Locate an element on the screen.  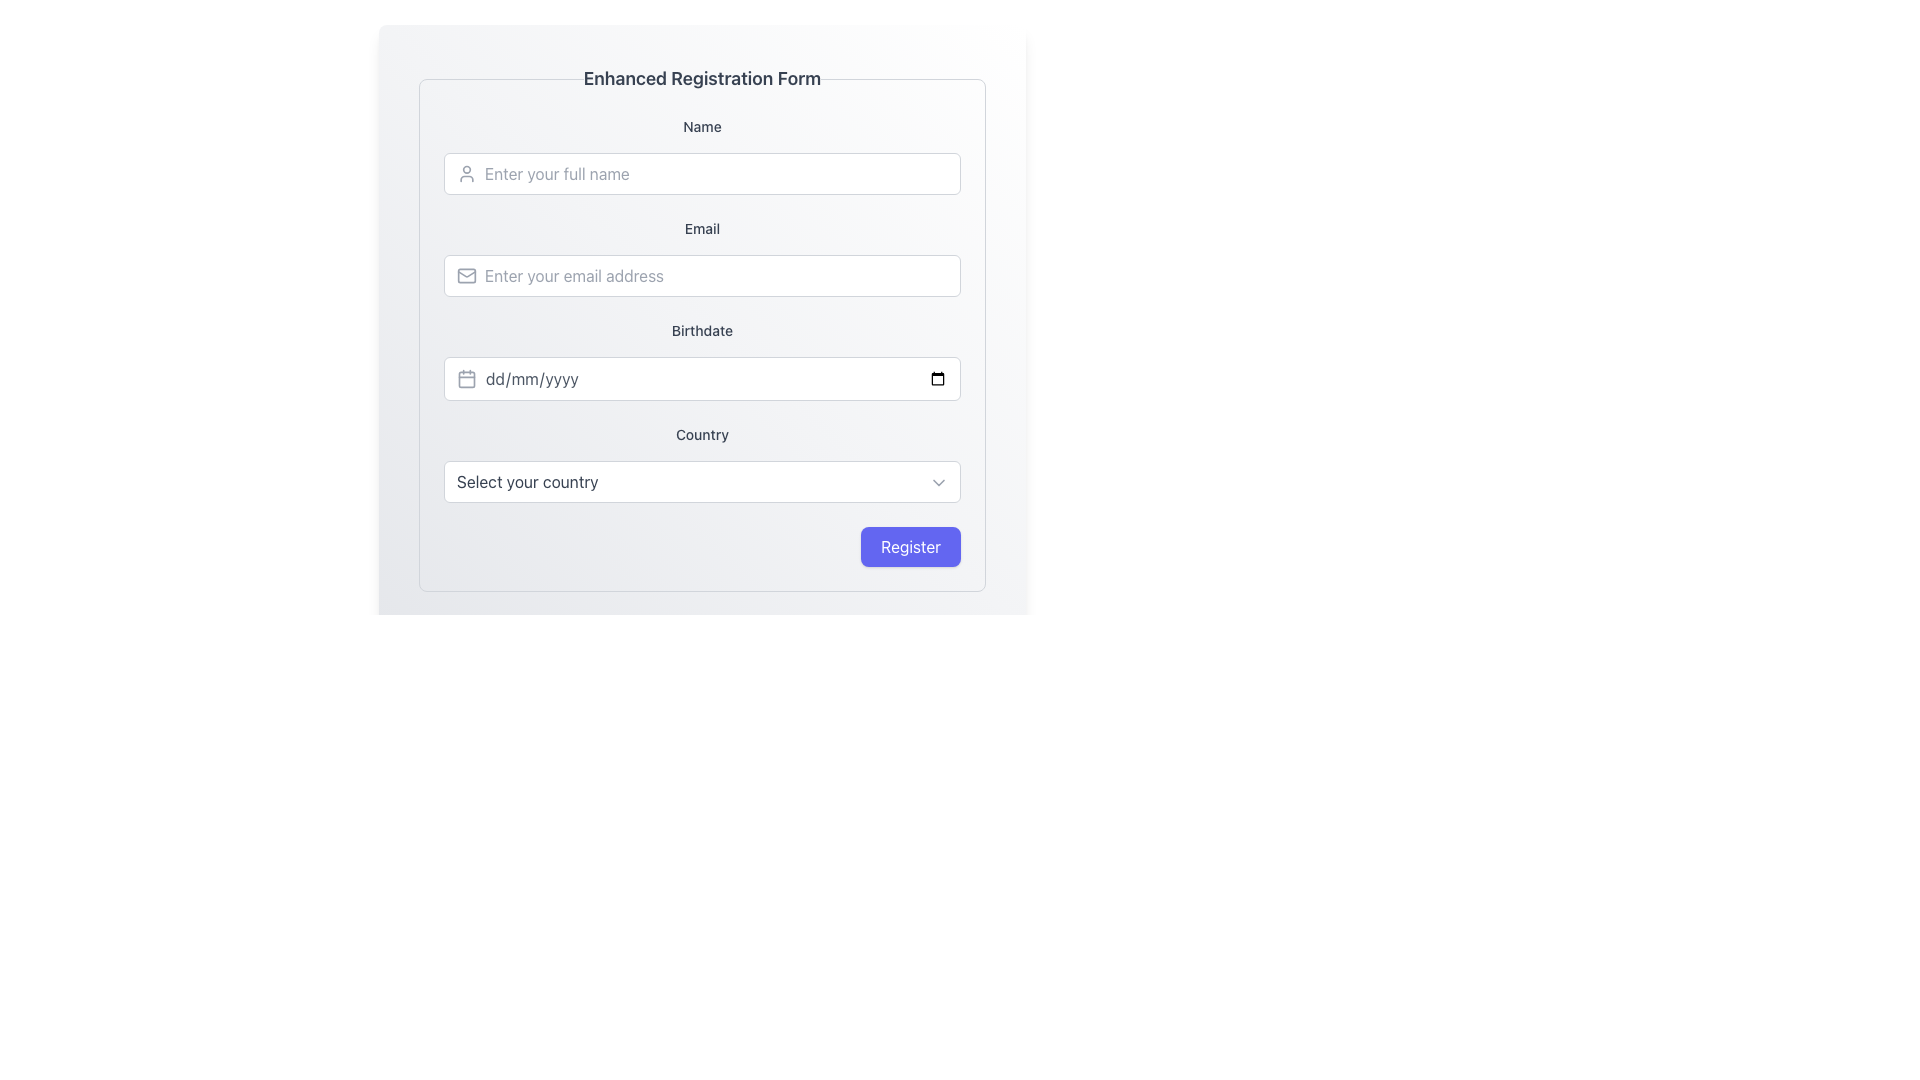
the Date Input Field labeled 'Birthdate' is located at coordinates (716, 378).